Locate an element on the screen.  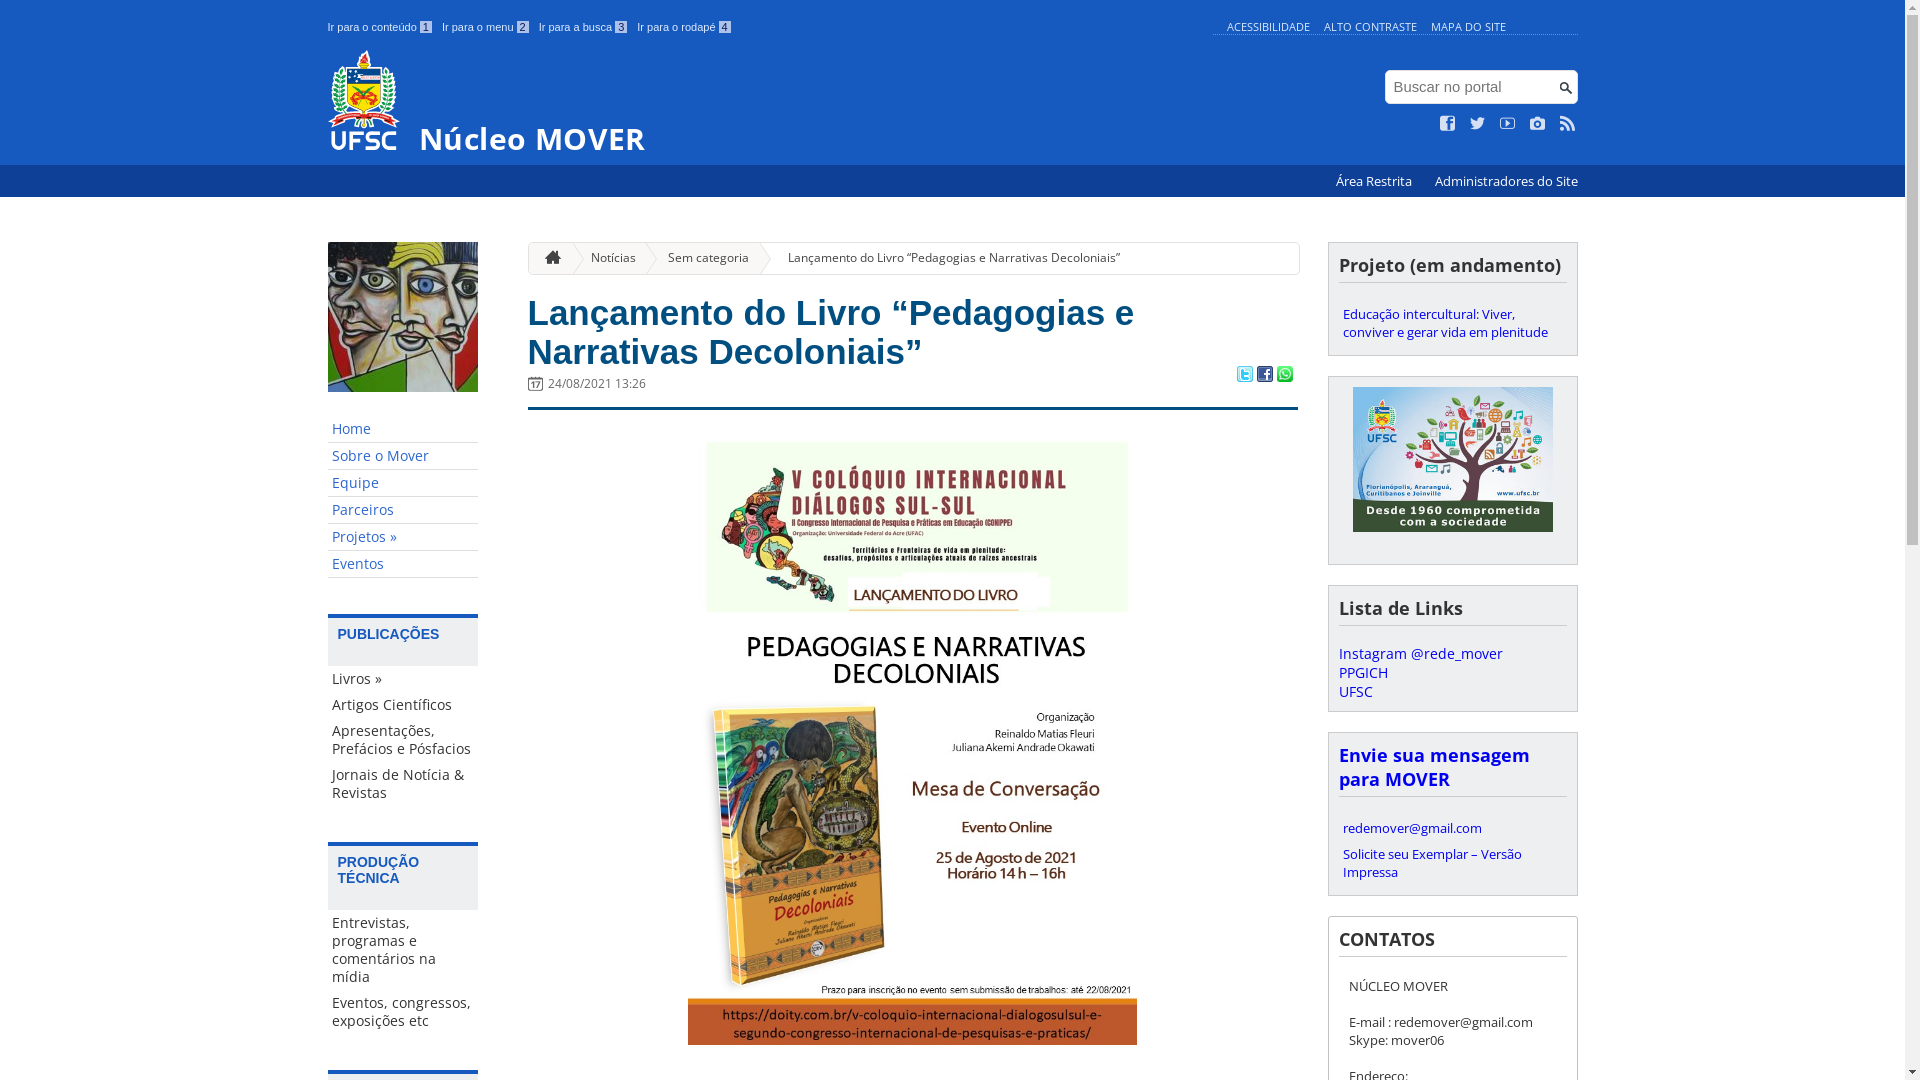
'Envie sua mensagem para MOVER' is located at coordinates (1432, 766).